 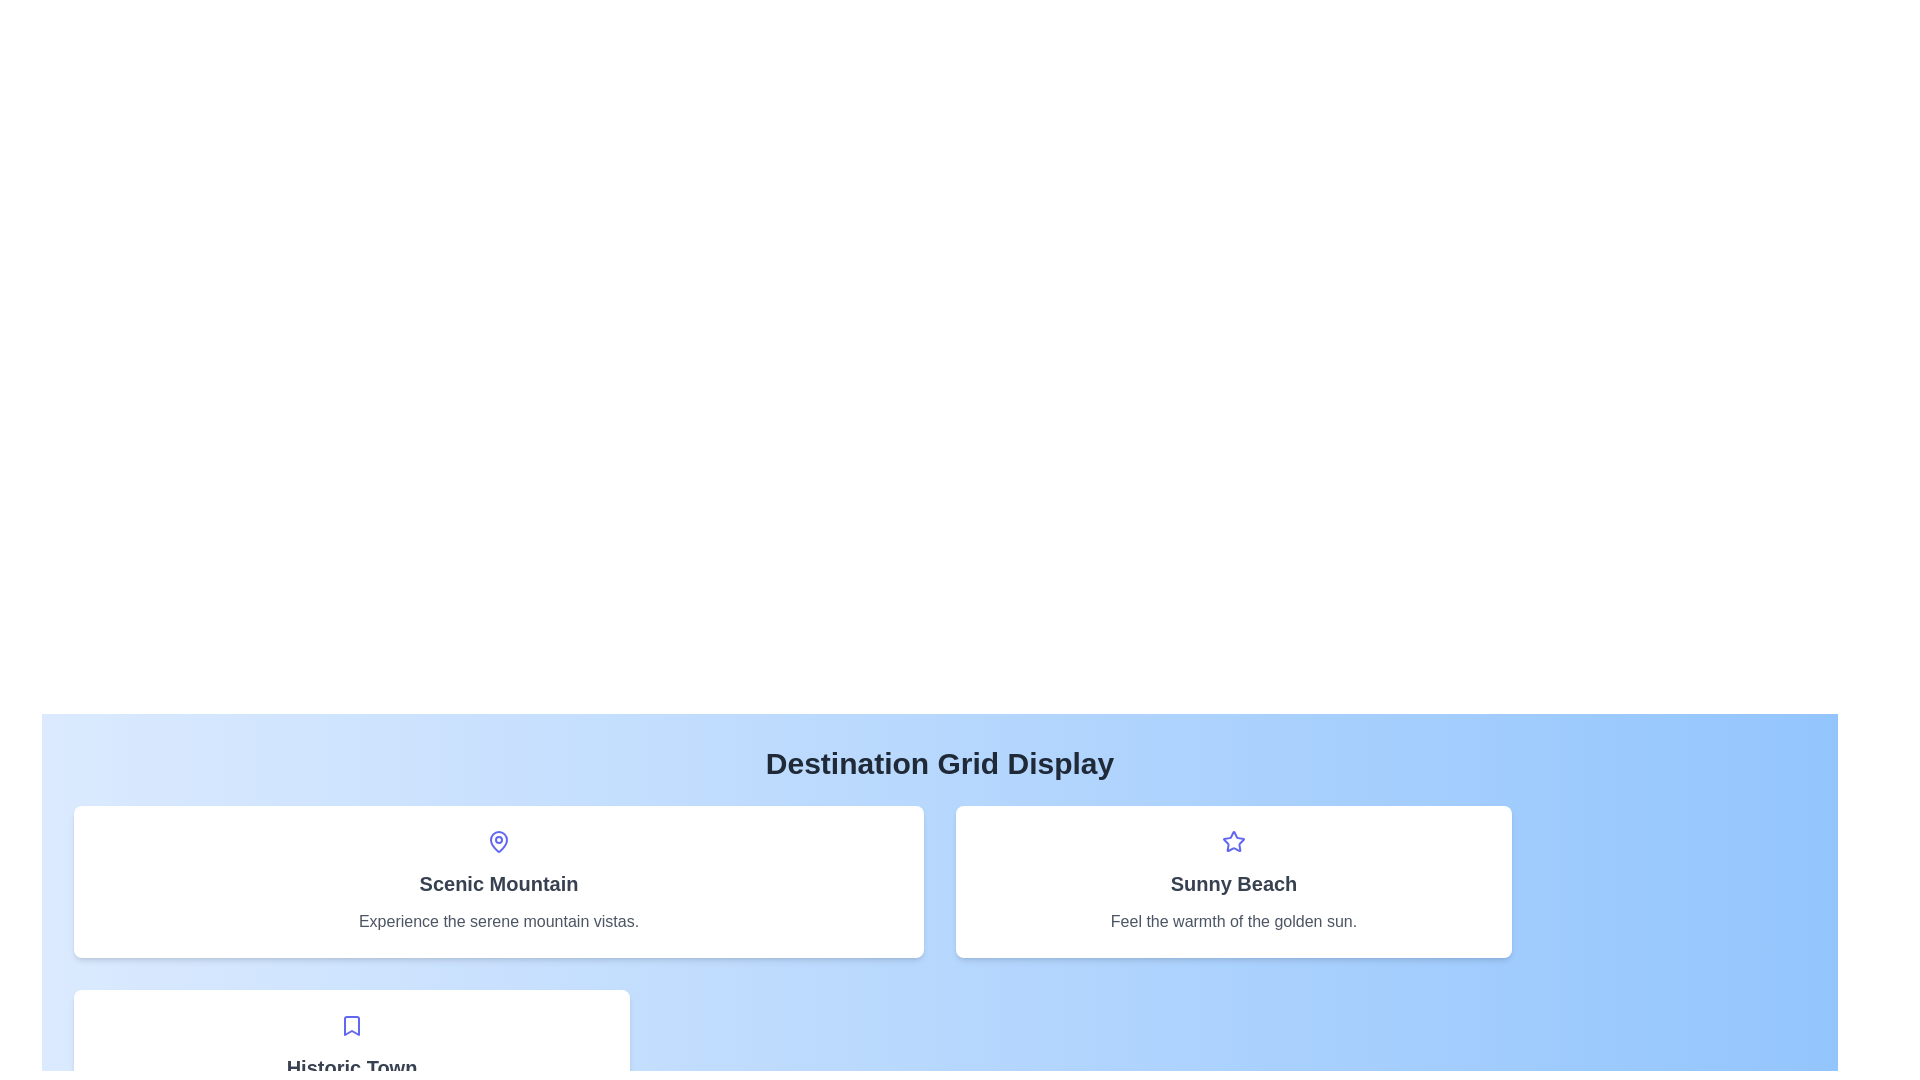 What do you see at coordinates (351, 1026) in the screenshot?
I see `the visual indicator icon associated with the 'Historic Town' section, which is centrally positioned above the text 'Historic Town'` at bounding box center [351, 1026].